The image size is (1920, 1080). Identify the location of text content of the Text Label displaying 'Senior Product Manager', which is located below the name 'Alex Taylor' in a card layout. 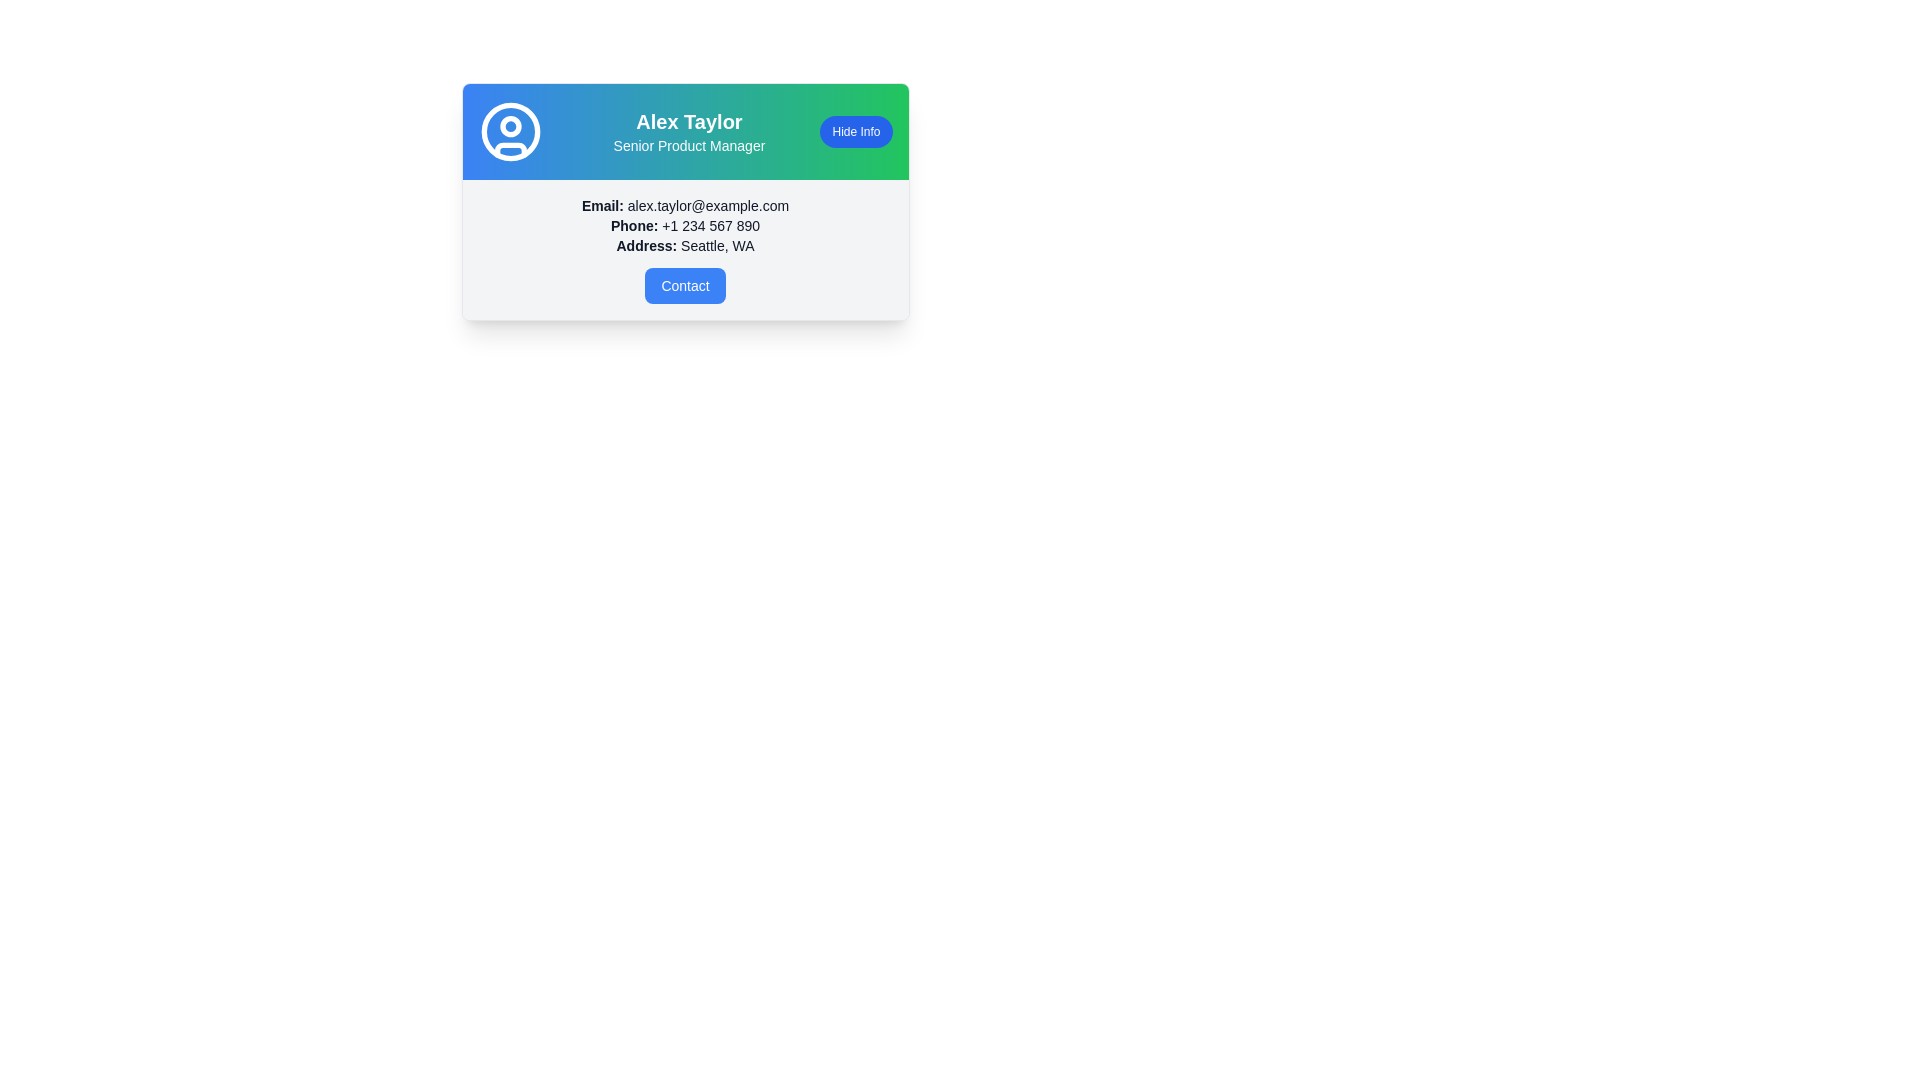
(689, 145).